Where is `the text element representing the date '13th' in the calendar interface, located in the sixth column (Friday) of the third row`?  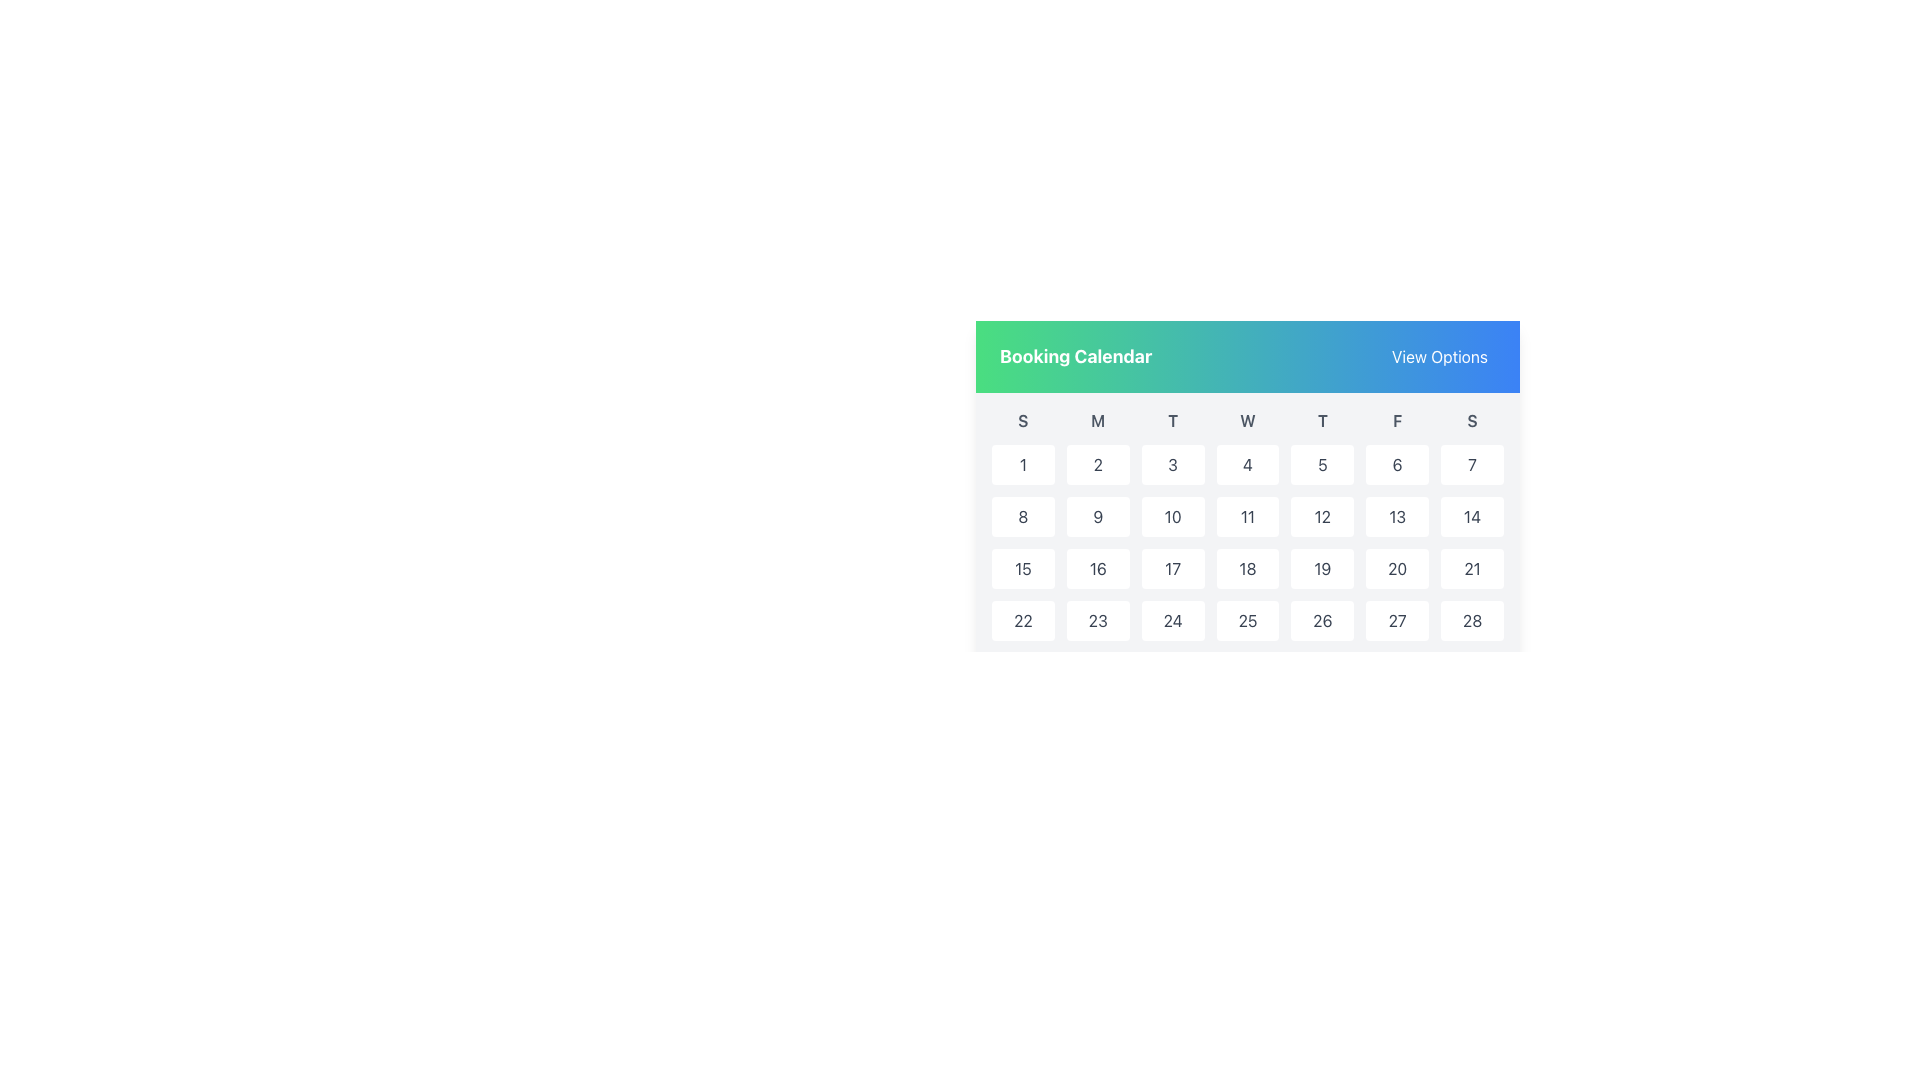 the text element representing the date '13th' in the calendar interface, located in the sixth column (Friday) of the third row is located at coordinates (1396, 515).